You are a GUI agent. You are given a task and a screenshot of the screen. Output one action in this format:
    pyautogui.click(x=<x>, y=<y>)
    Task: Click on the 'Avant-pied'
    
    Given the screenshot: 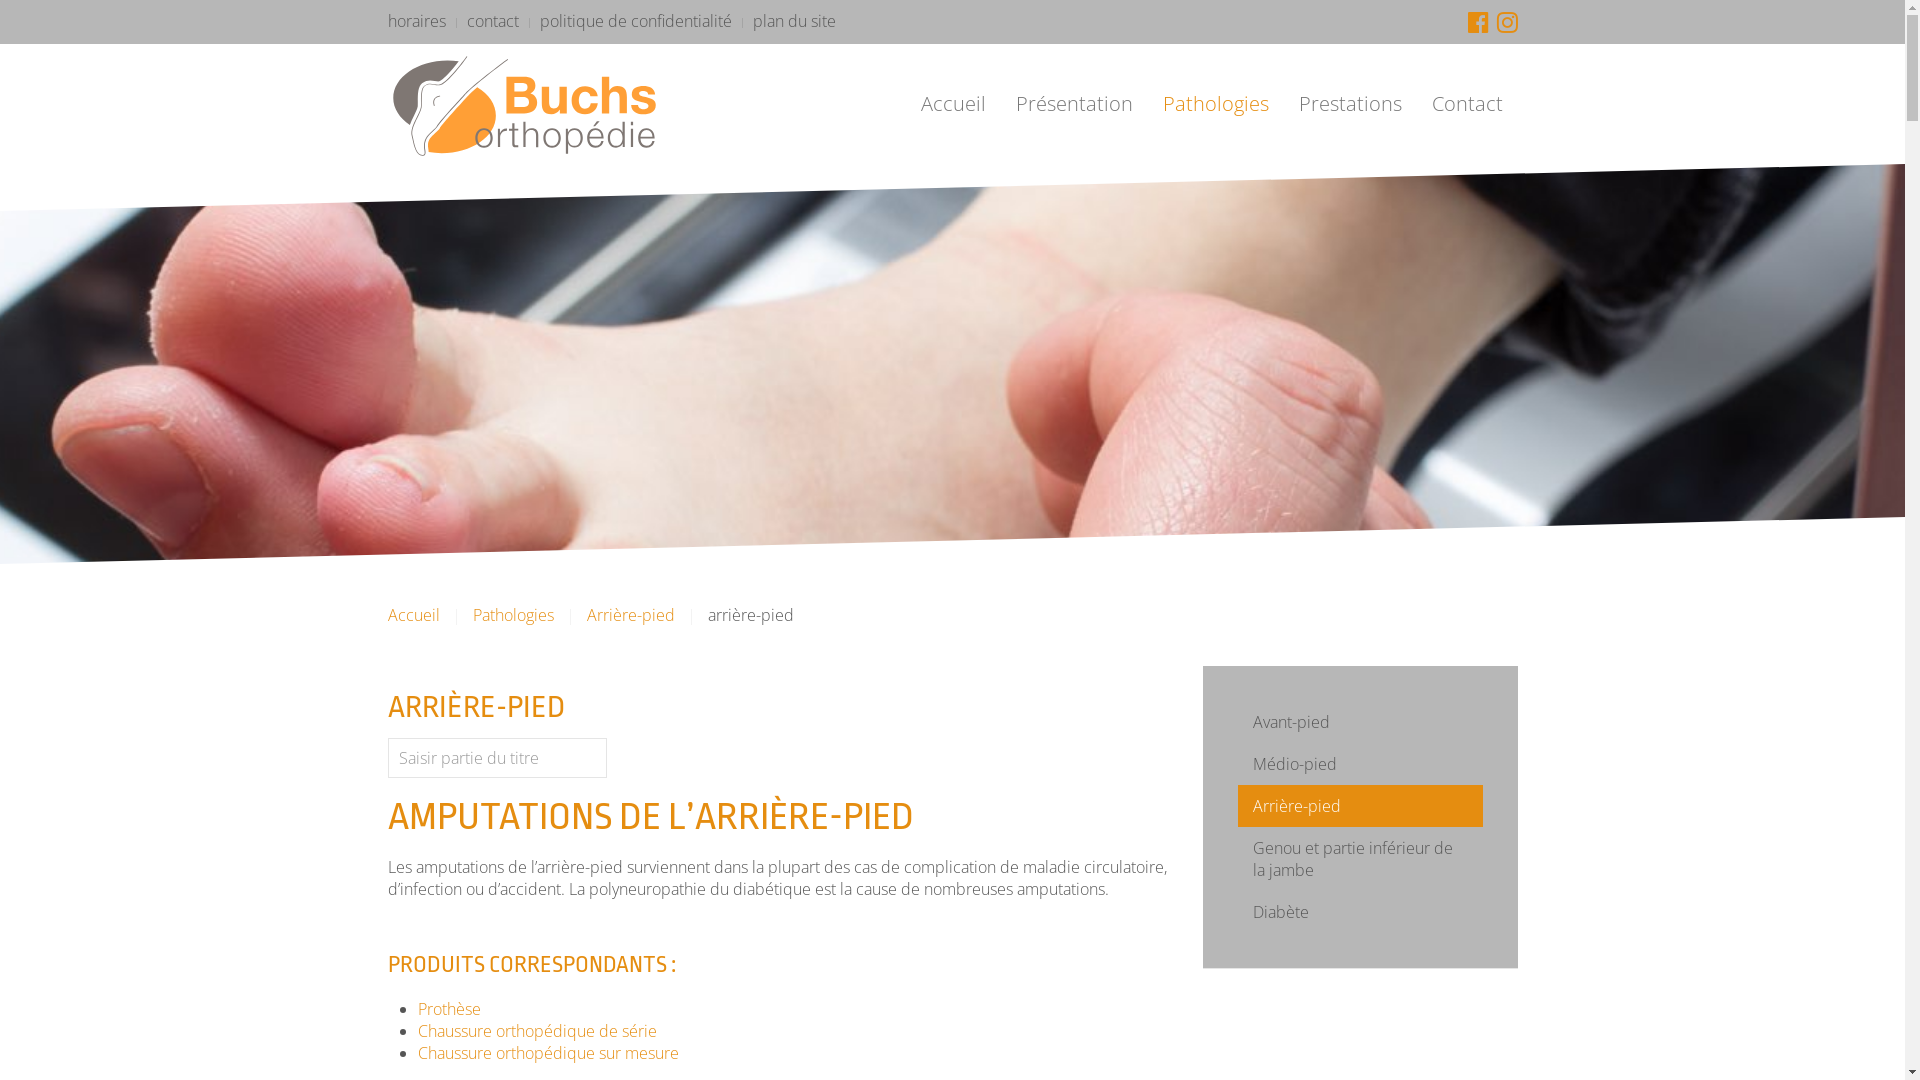 What is the action you would take?
    pyautogui.click(x=1360, y=721)
    